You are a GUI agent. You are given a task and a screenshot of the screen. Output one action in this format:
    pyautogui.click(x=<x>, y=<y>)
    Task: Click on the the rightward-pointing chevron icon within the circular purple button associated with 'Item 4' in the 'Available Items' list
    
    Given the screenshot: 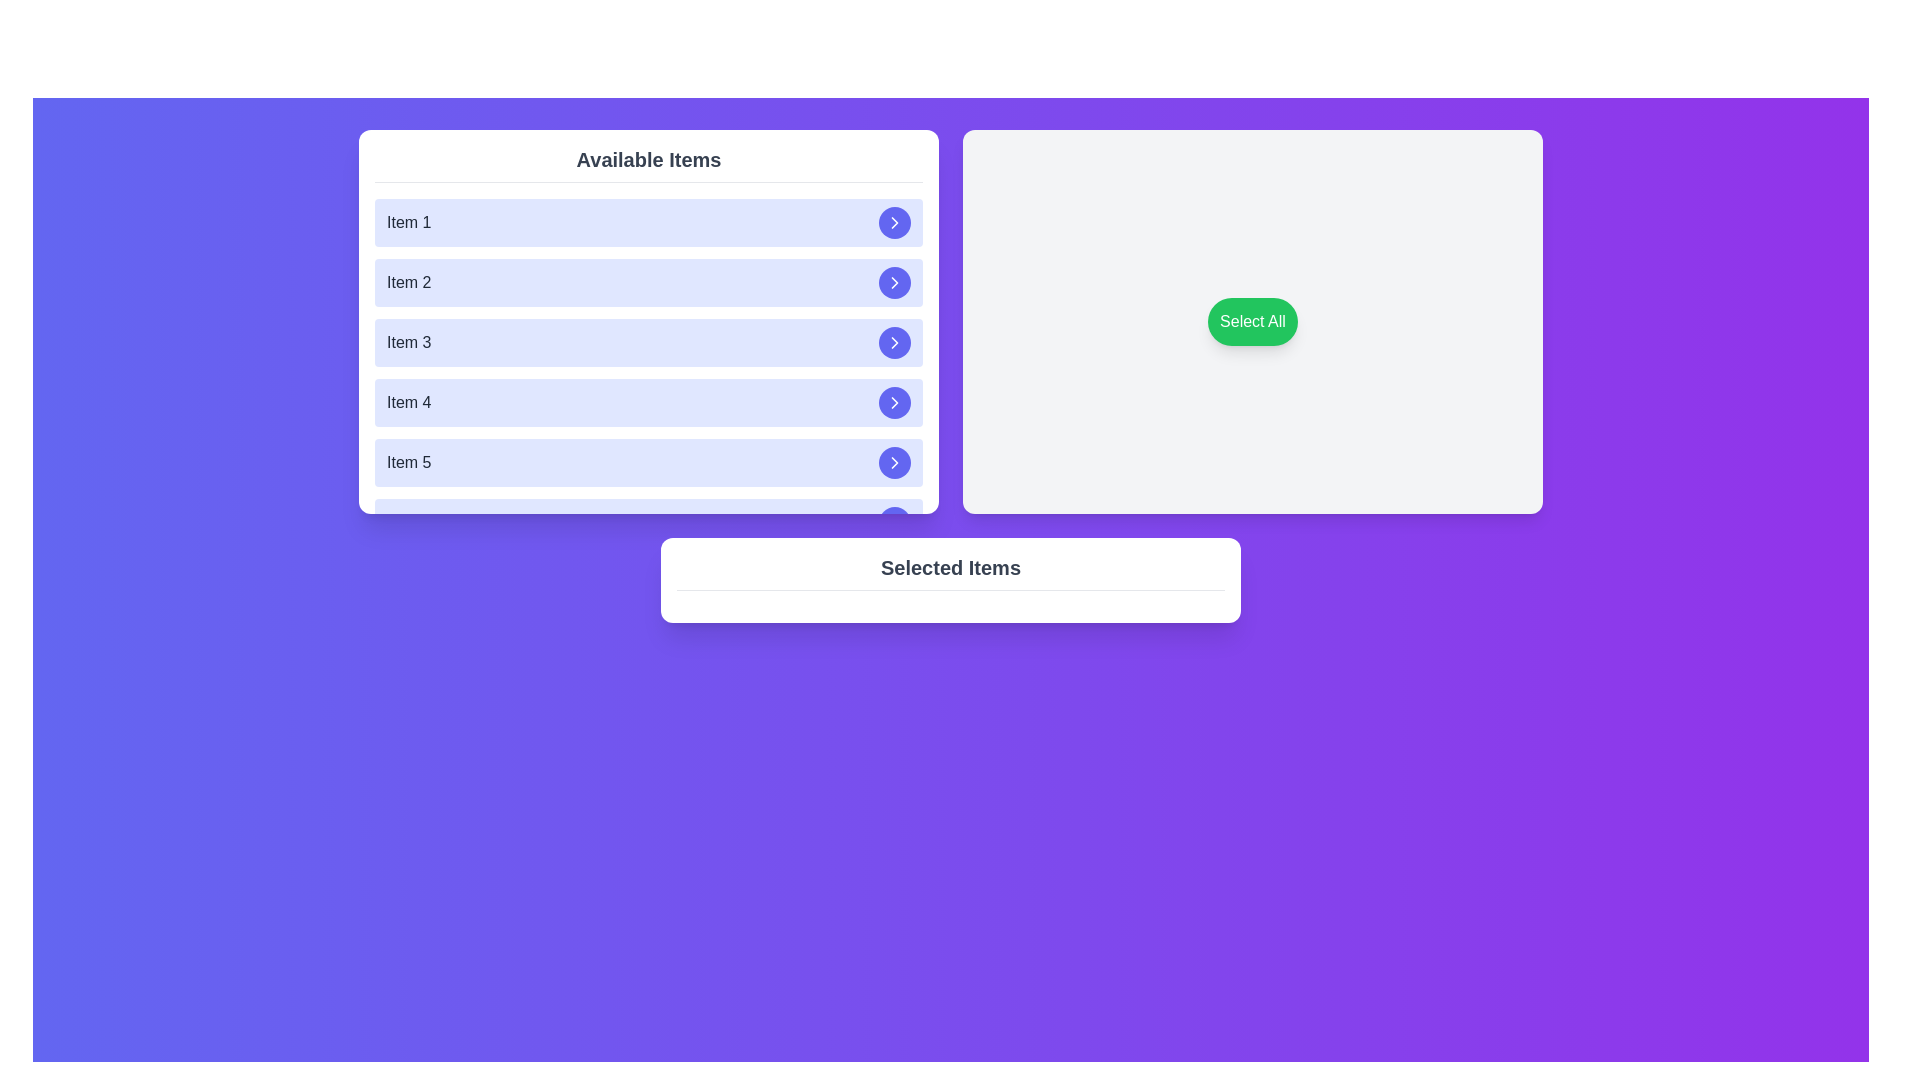 What is the action you would take?
    pyautogui.click(x=893, y=402)
    